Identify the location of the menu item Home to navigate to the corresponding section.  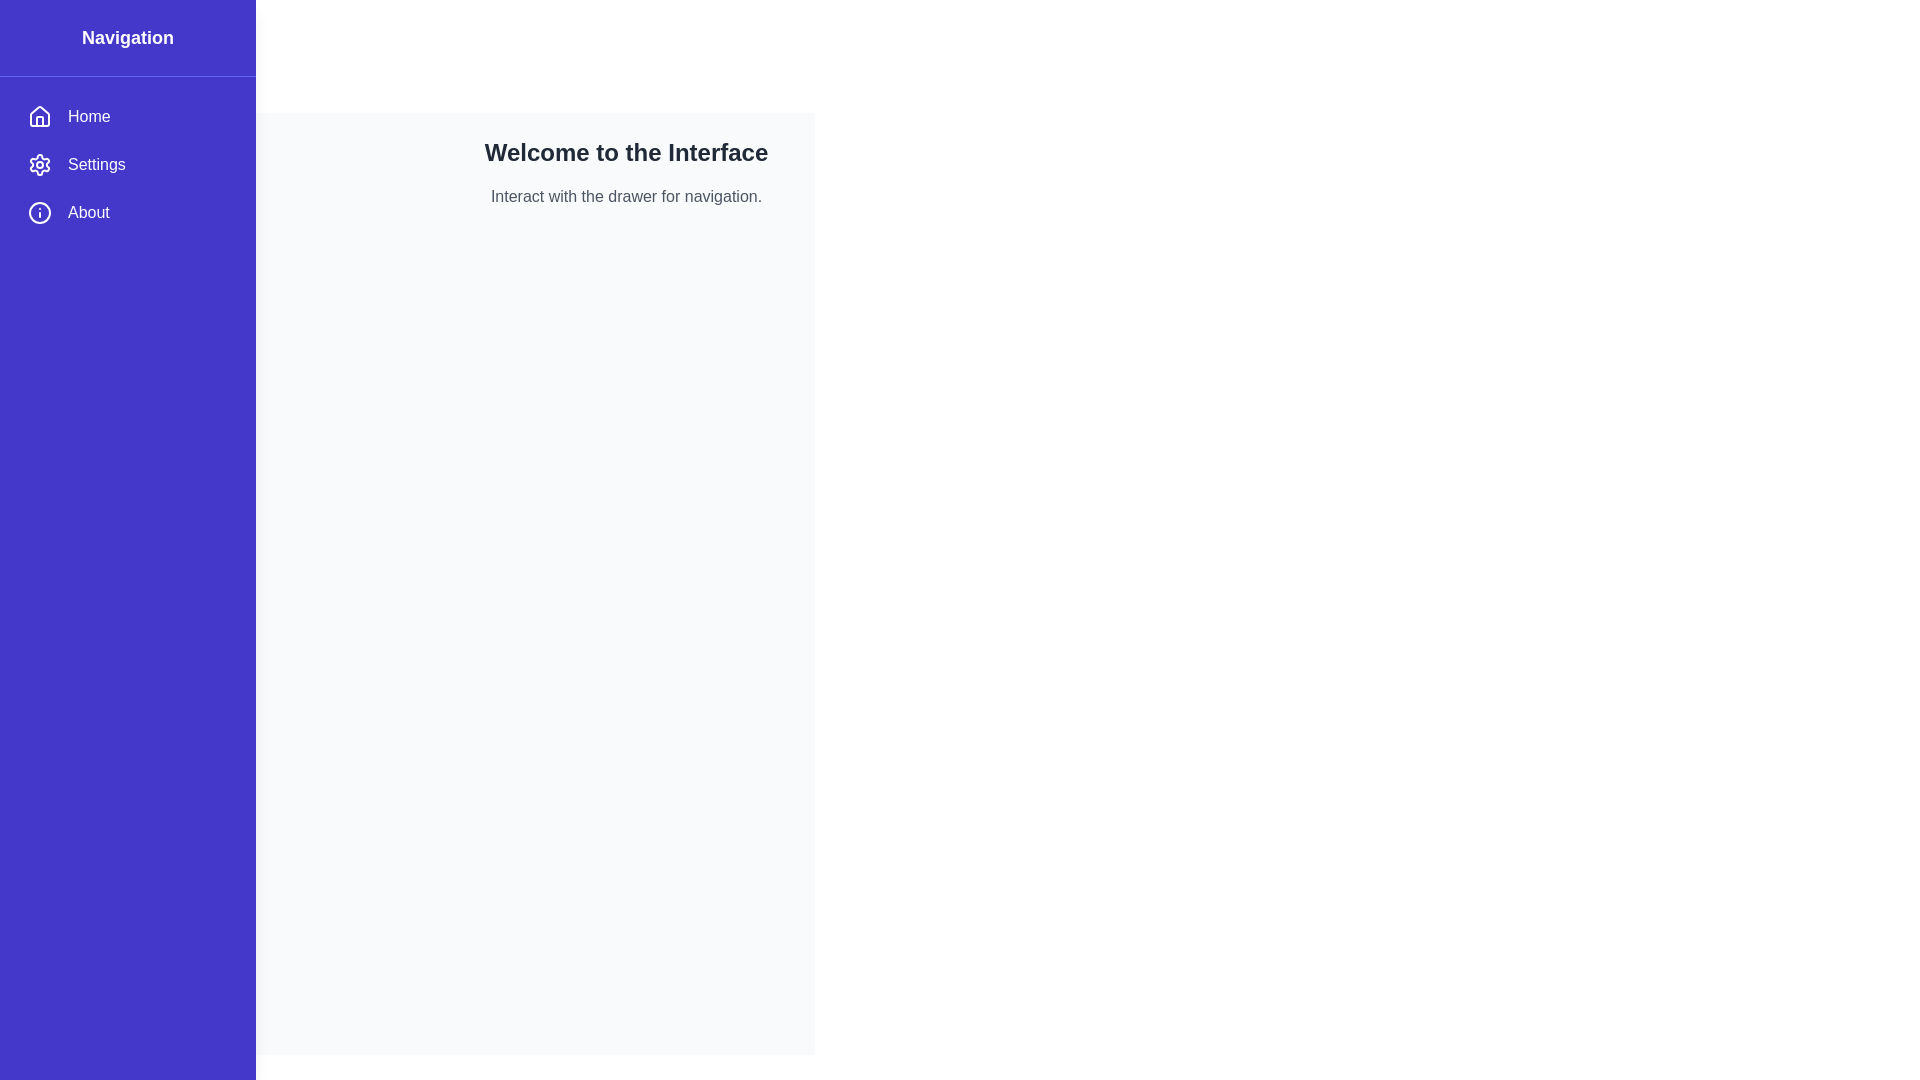
(127, 116).